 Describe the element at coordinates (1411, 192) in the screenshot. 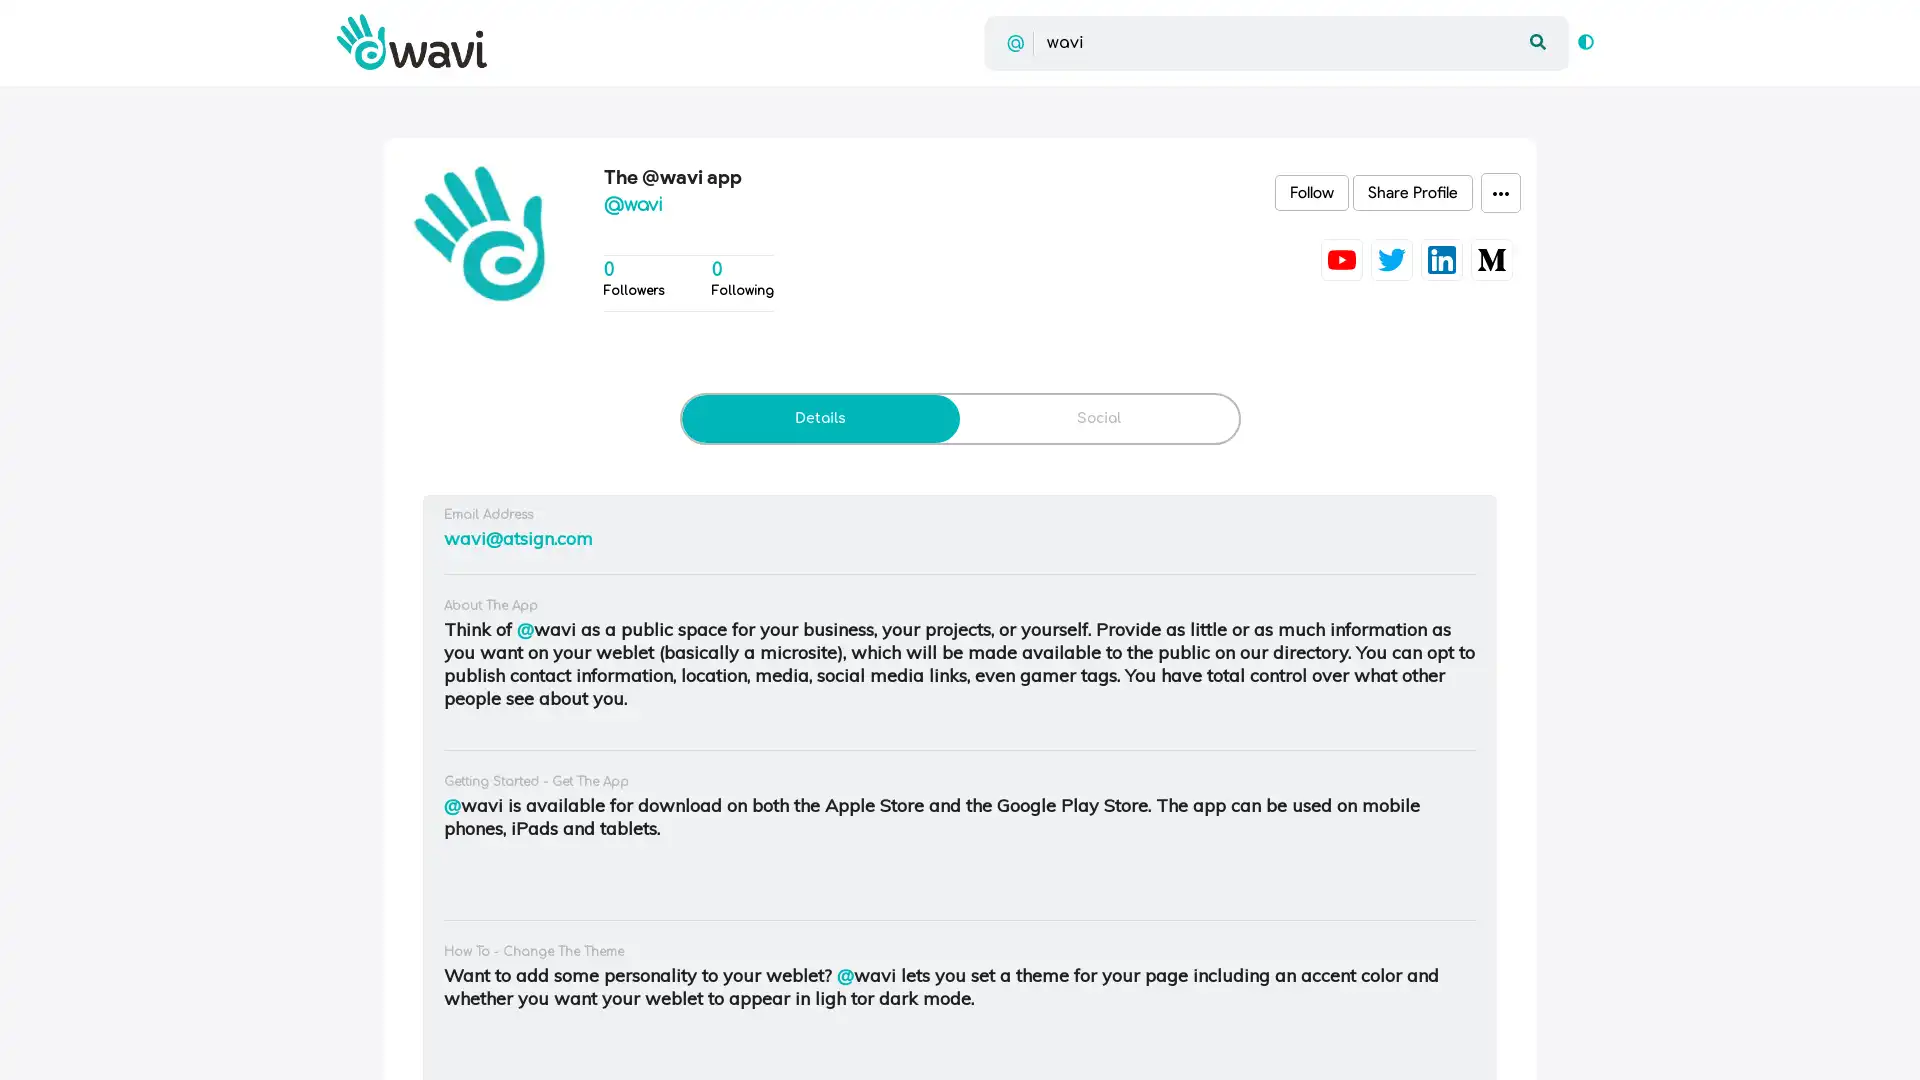

I see `Share Profile` at that location.